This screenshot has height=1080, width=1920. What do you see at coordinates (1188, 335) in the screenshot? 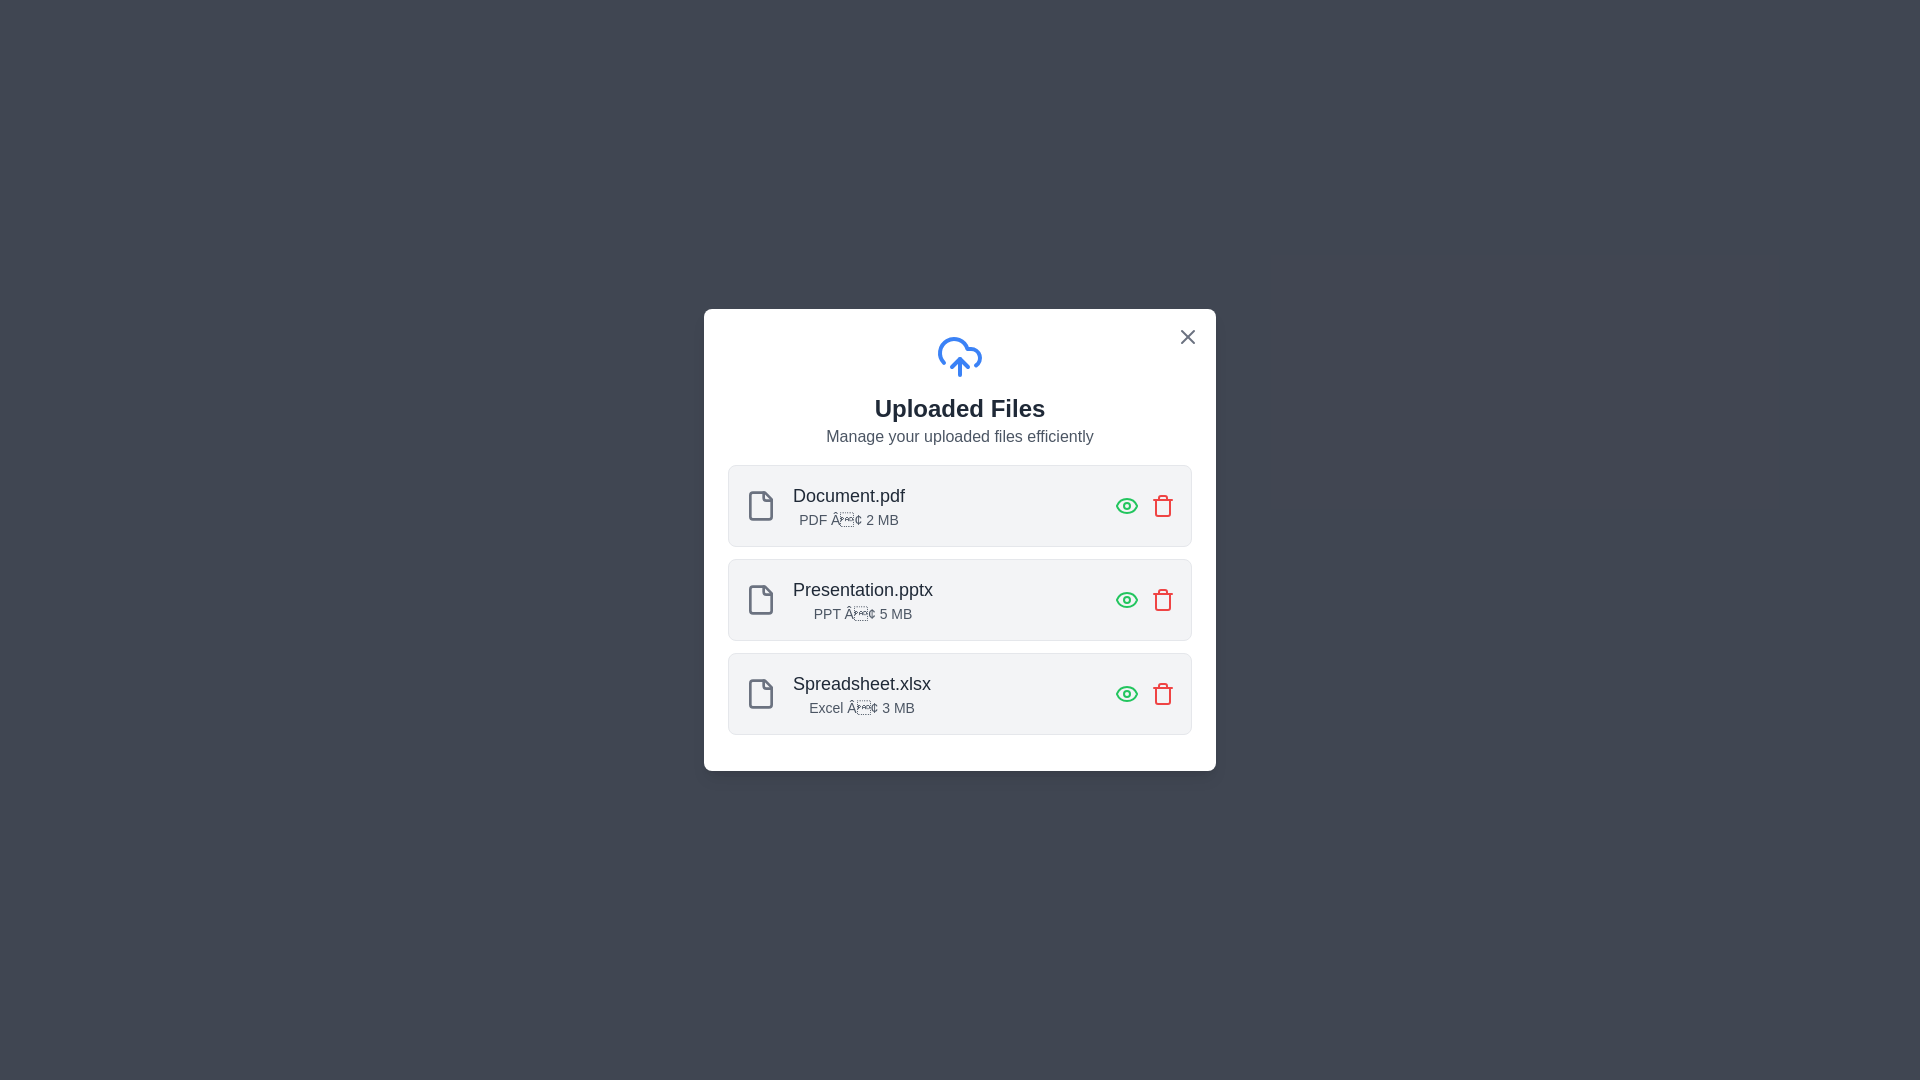
I see `the close button located at the top-right corner of the 'Uploaded Files' modal dialog` at bounding box center [1188, 335].